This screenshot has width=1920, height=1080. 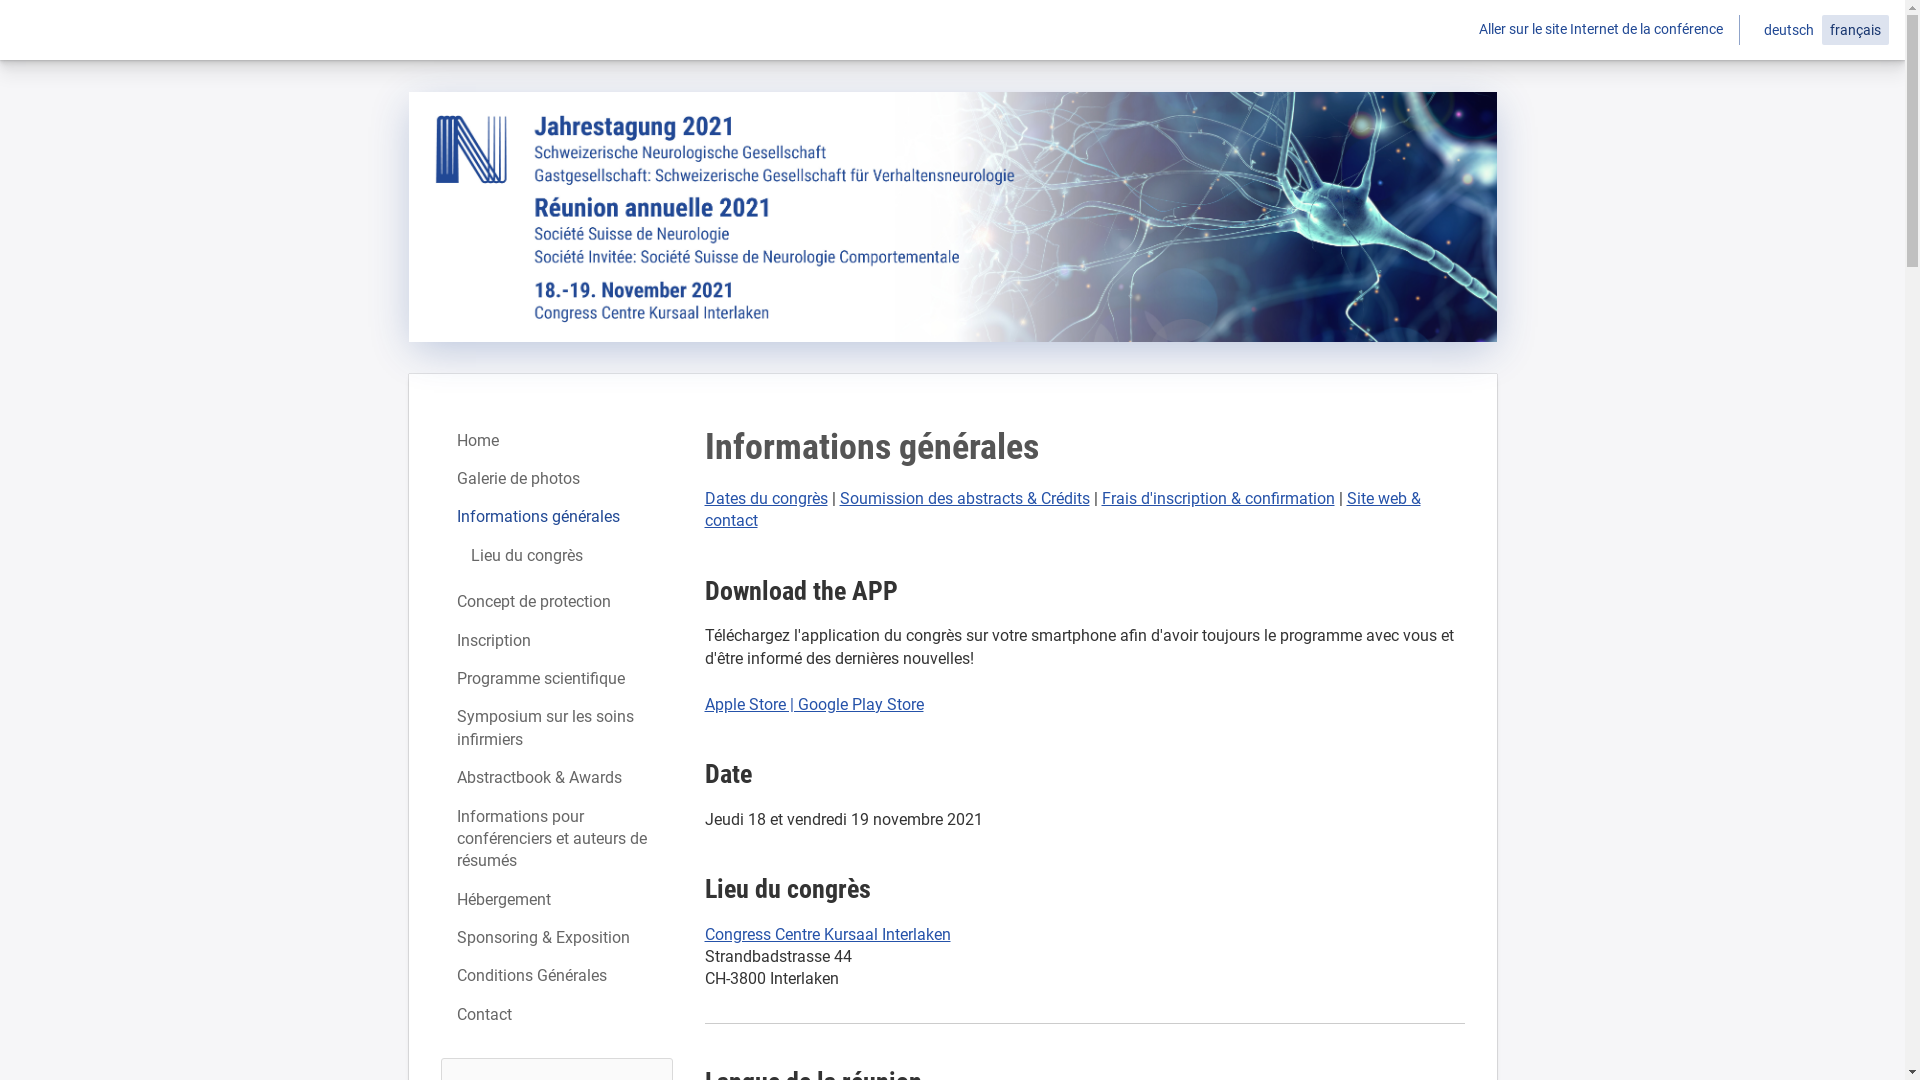 I want to click on 'Site web & contact', so click(x=1060, y=508).